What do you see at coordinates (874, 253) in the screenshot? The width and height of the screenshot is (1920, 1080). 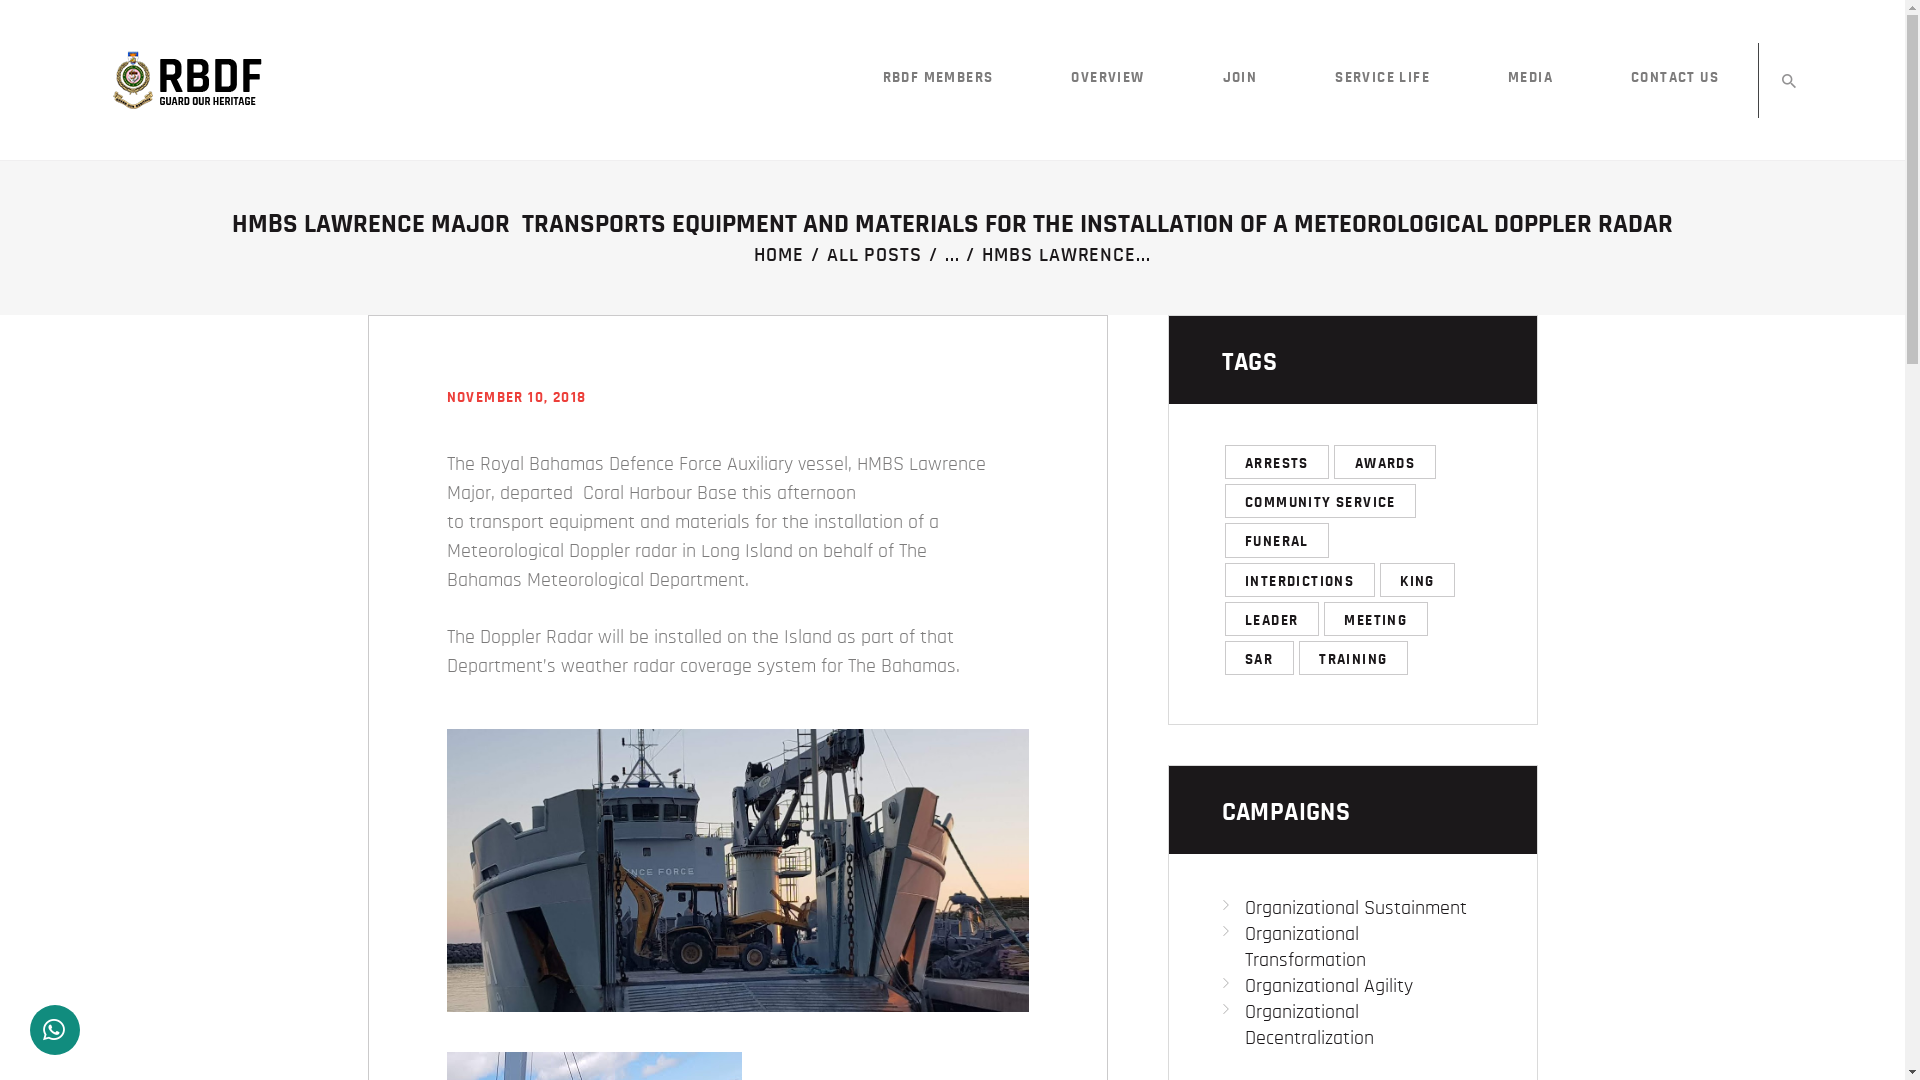 I see `'ALL POSTS'` at bounding box center [874, 253].